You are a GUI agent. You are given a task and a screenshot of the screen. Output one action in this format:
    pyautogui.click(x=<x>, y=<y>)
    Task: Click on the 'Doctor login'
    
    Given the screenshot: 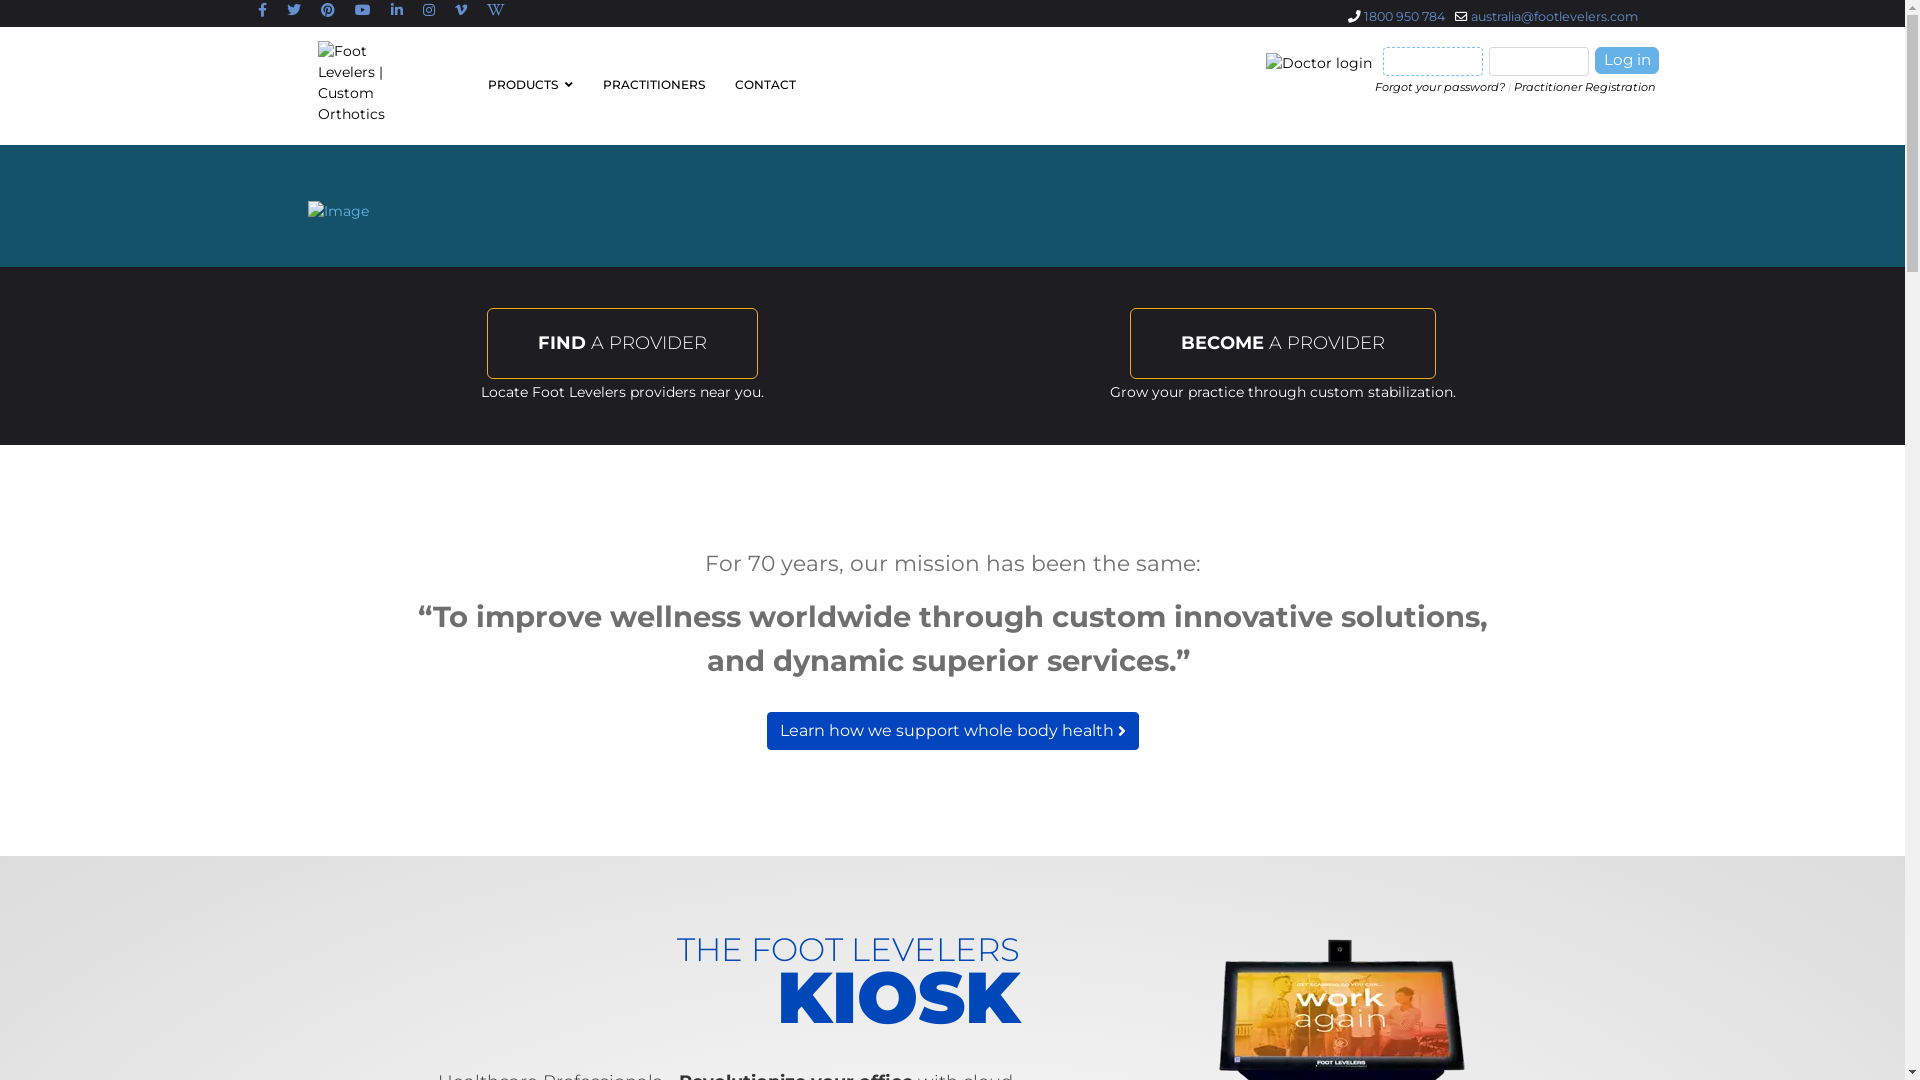 What is the action you would take?
    pyautogui.click(x=1322, y=60)
    